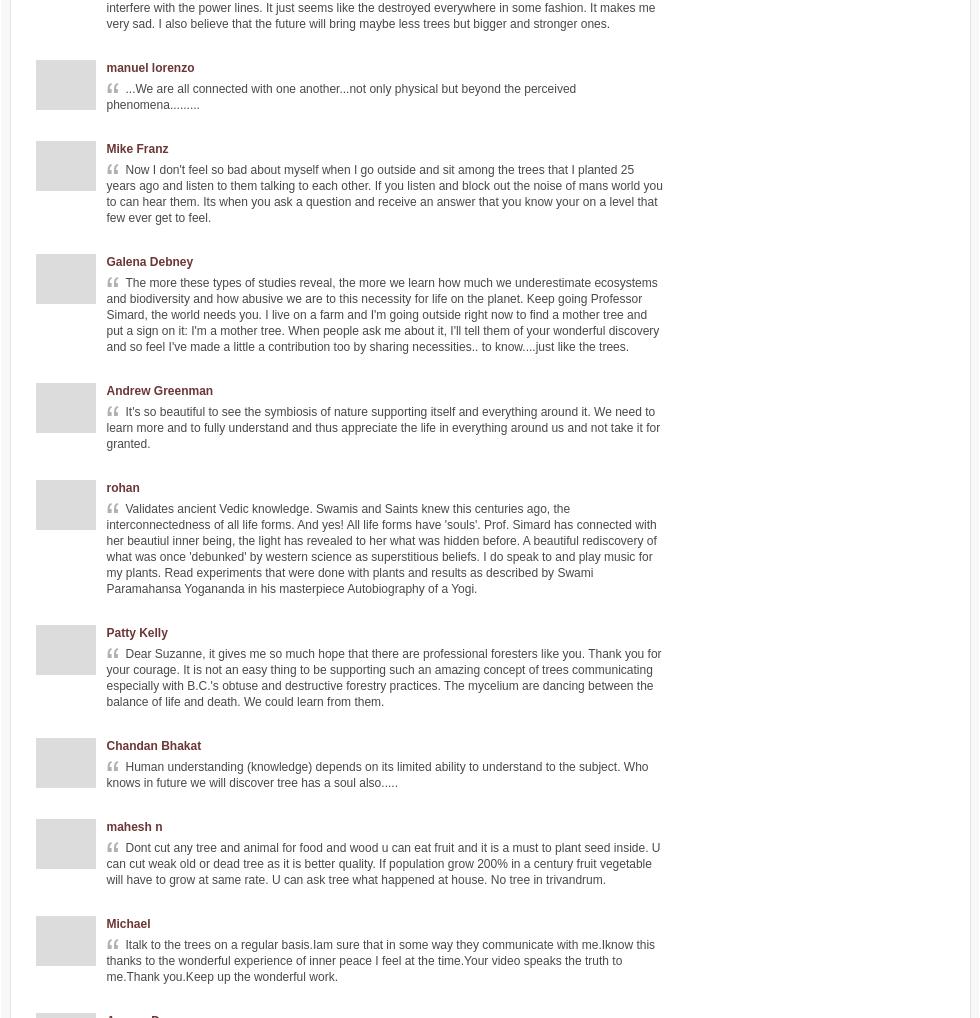 The height and width of the screenshot is (1018, 980). What do you see at coordinates (380, 959) in the screenshot?
I see `'Italk to the trees on a regular basis.Iam sure that in some way they communicate with me.Iknow this thanks to the wonderful experience of inner peace I feel at the time.Your video speaks the truth to me.Thank you.Keep up the wonderful work.'` at bounding box center [380, 959].